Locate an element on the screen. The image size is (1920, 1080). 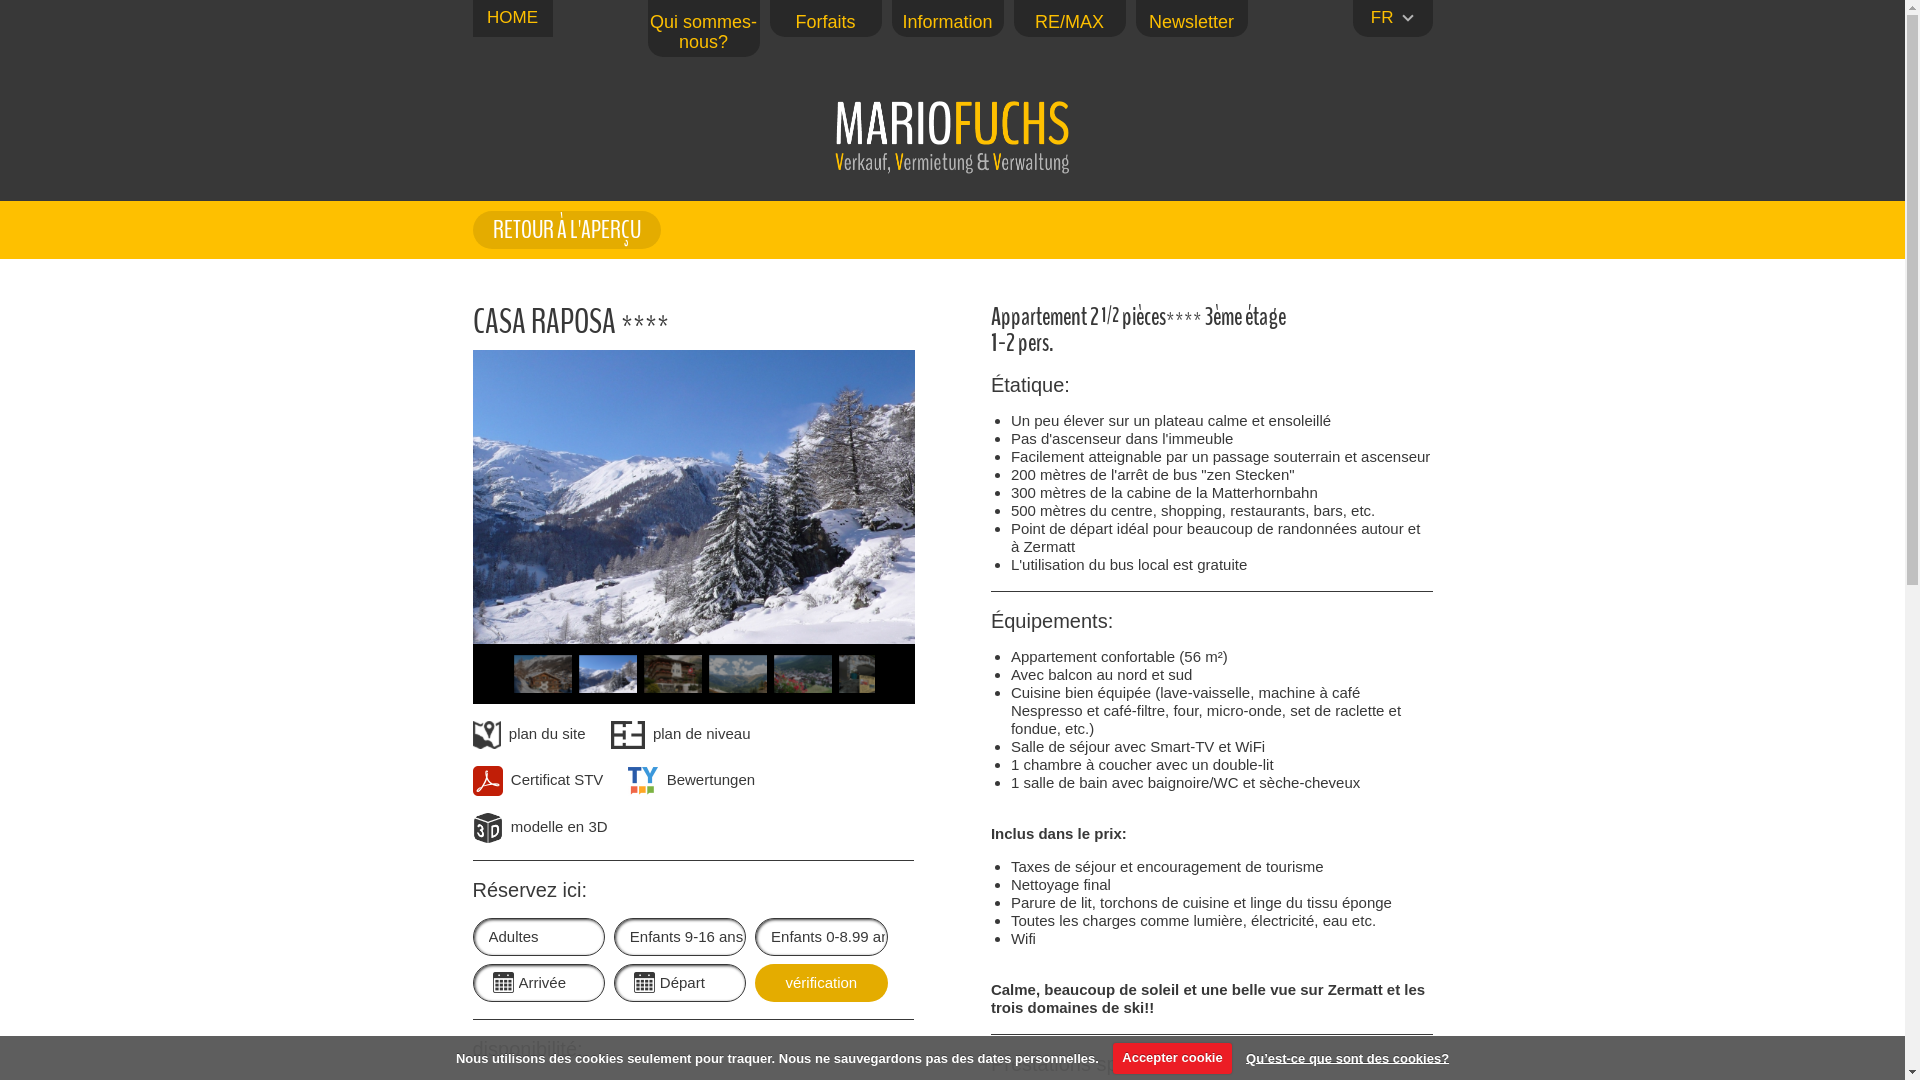
'HOME' is located at coordinates (470, 23).